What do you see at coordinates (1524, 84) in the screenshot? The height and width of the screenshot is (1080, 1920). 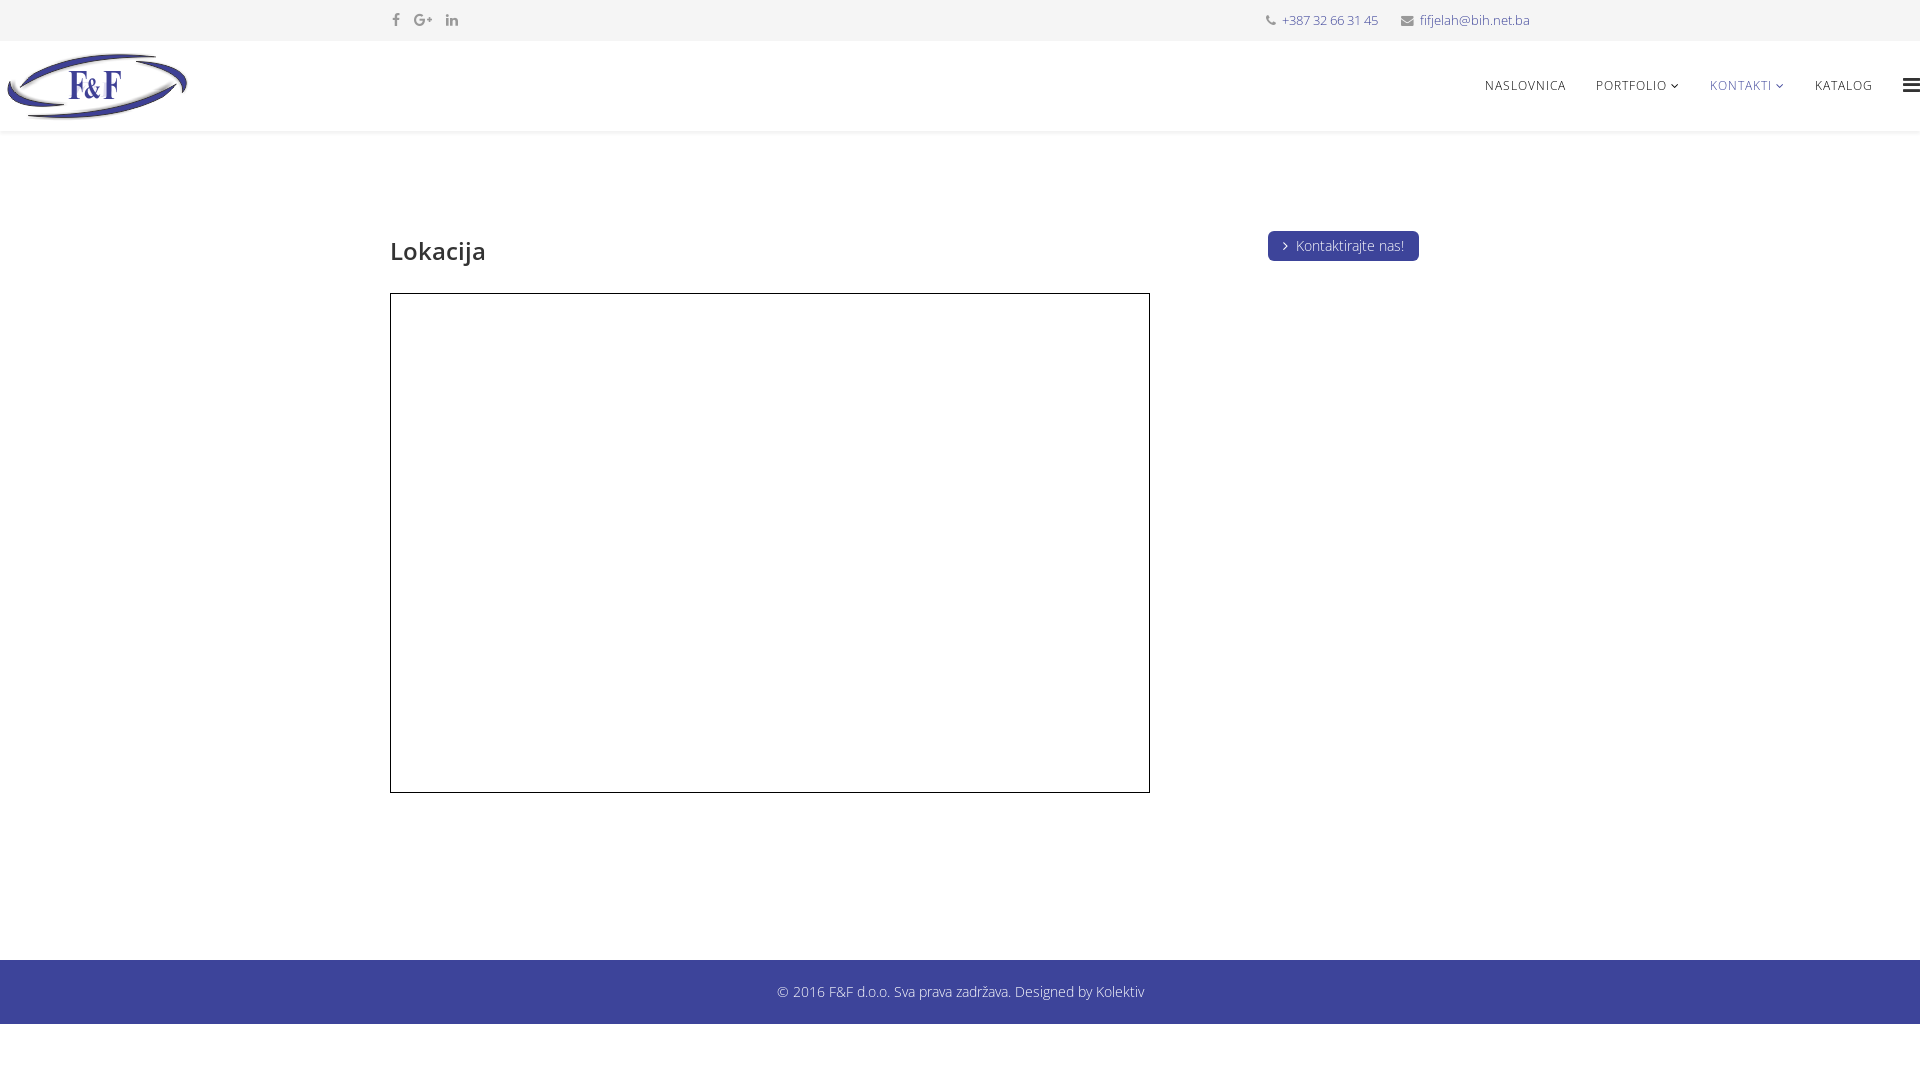 I see `'NASLOVNICA'` at bounding box center [1524, 84].